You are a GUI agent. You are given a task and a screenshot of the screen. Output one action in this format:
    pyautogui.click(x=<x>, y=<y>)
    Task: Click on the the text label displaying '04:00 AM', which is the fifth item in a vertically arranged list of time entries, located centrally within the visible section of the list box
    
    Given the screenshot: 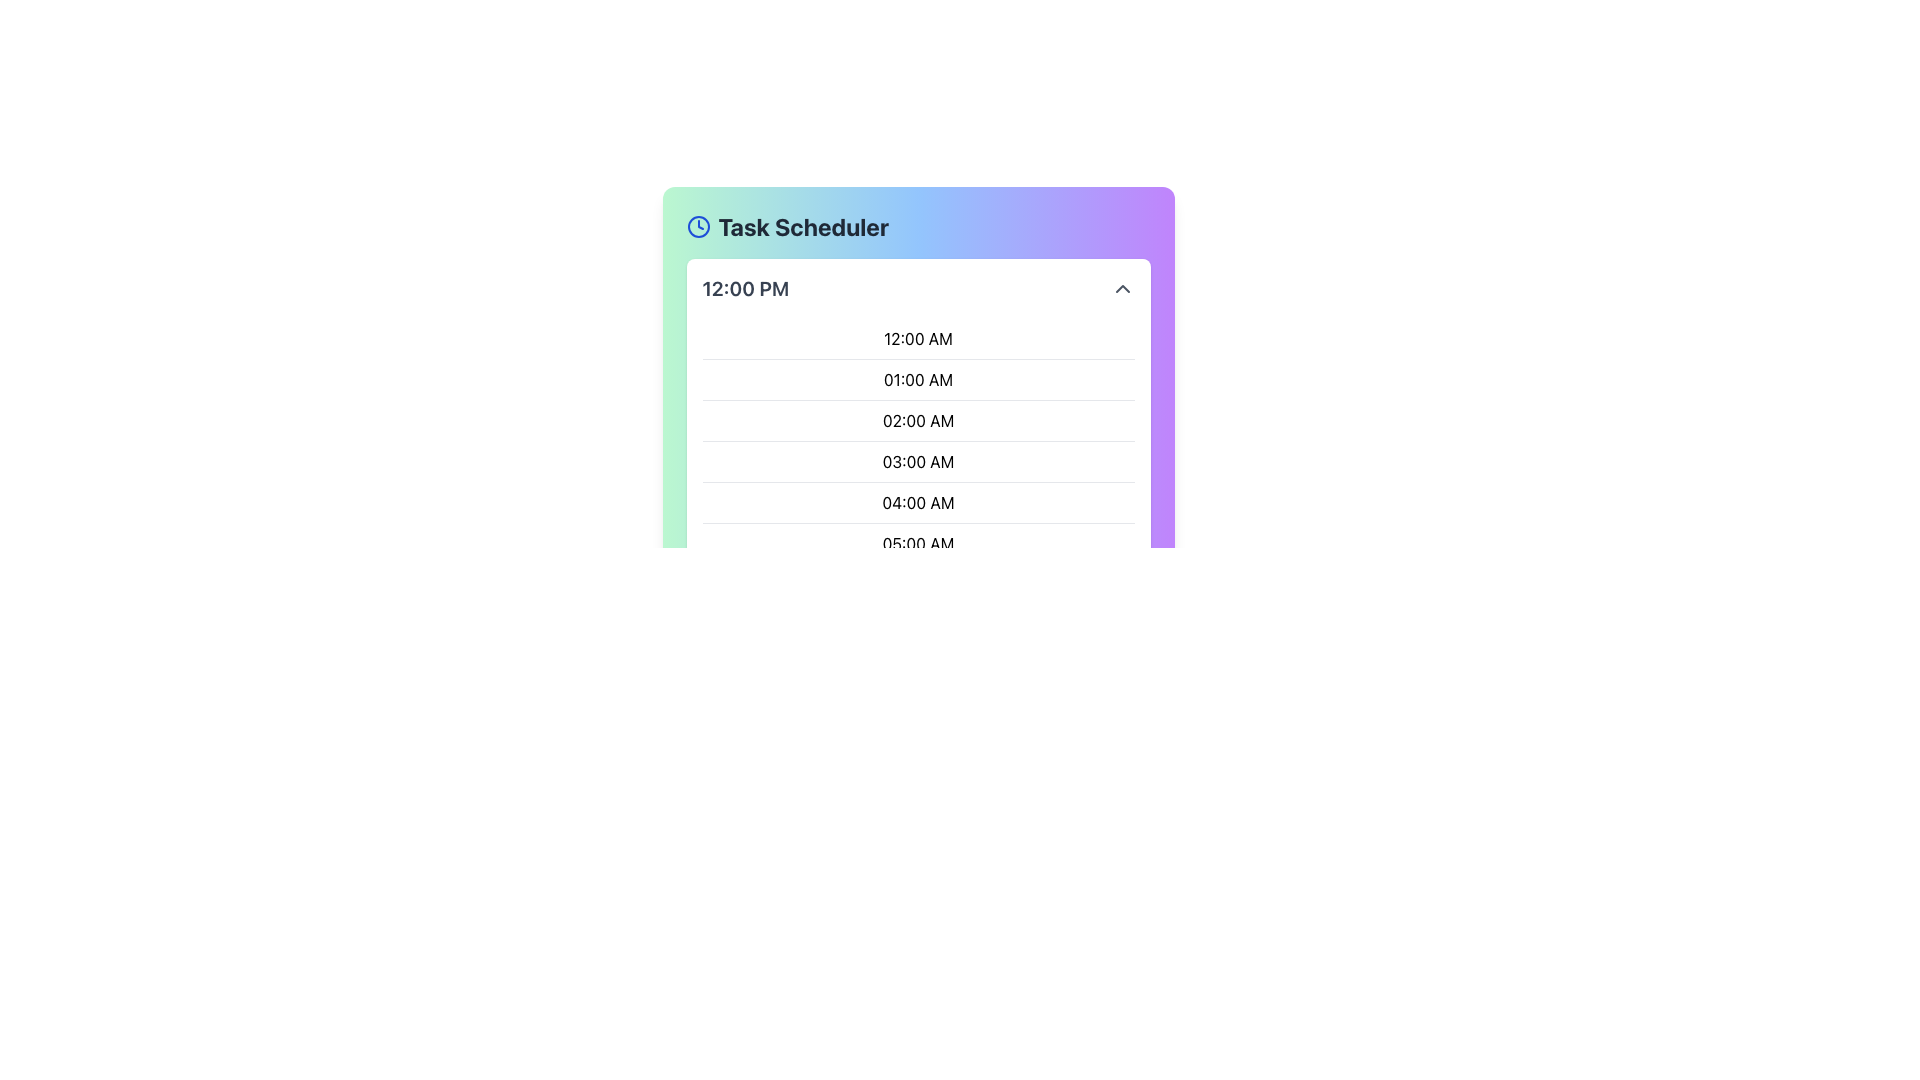 What is the action you would take?
    pyautogui.click(x=917, y=501)
    